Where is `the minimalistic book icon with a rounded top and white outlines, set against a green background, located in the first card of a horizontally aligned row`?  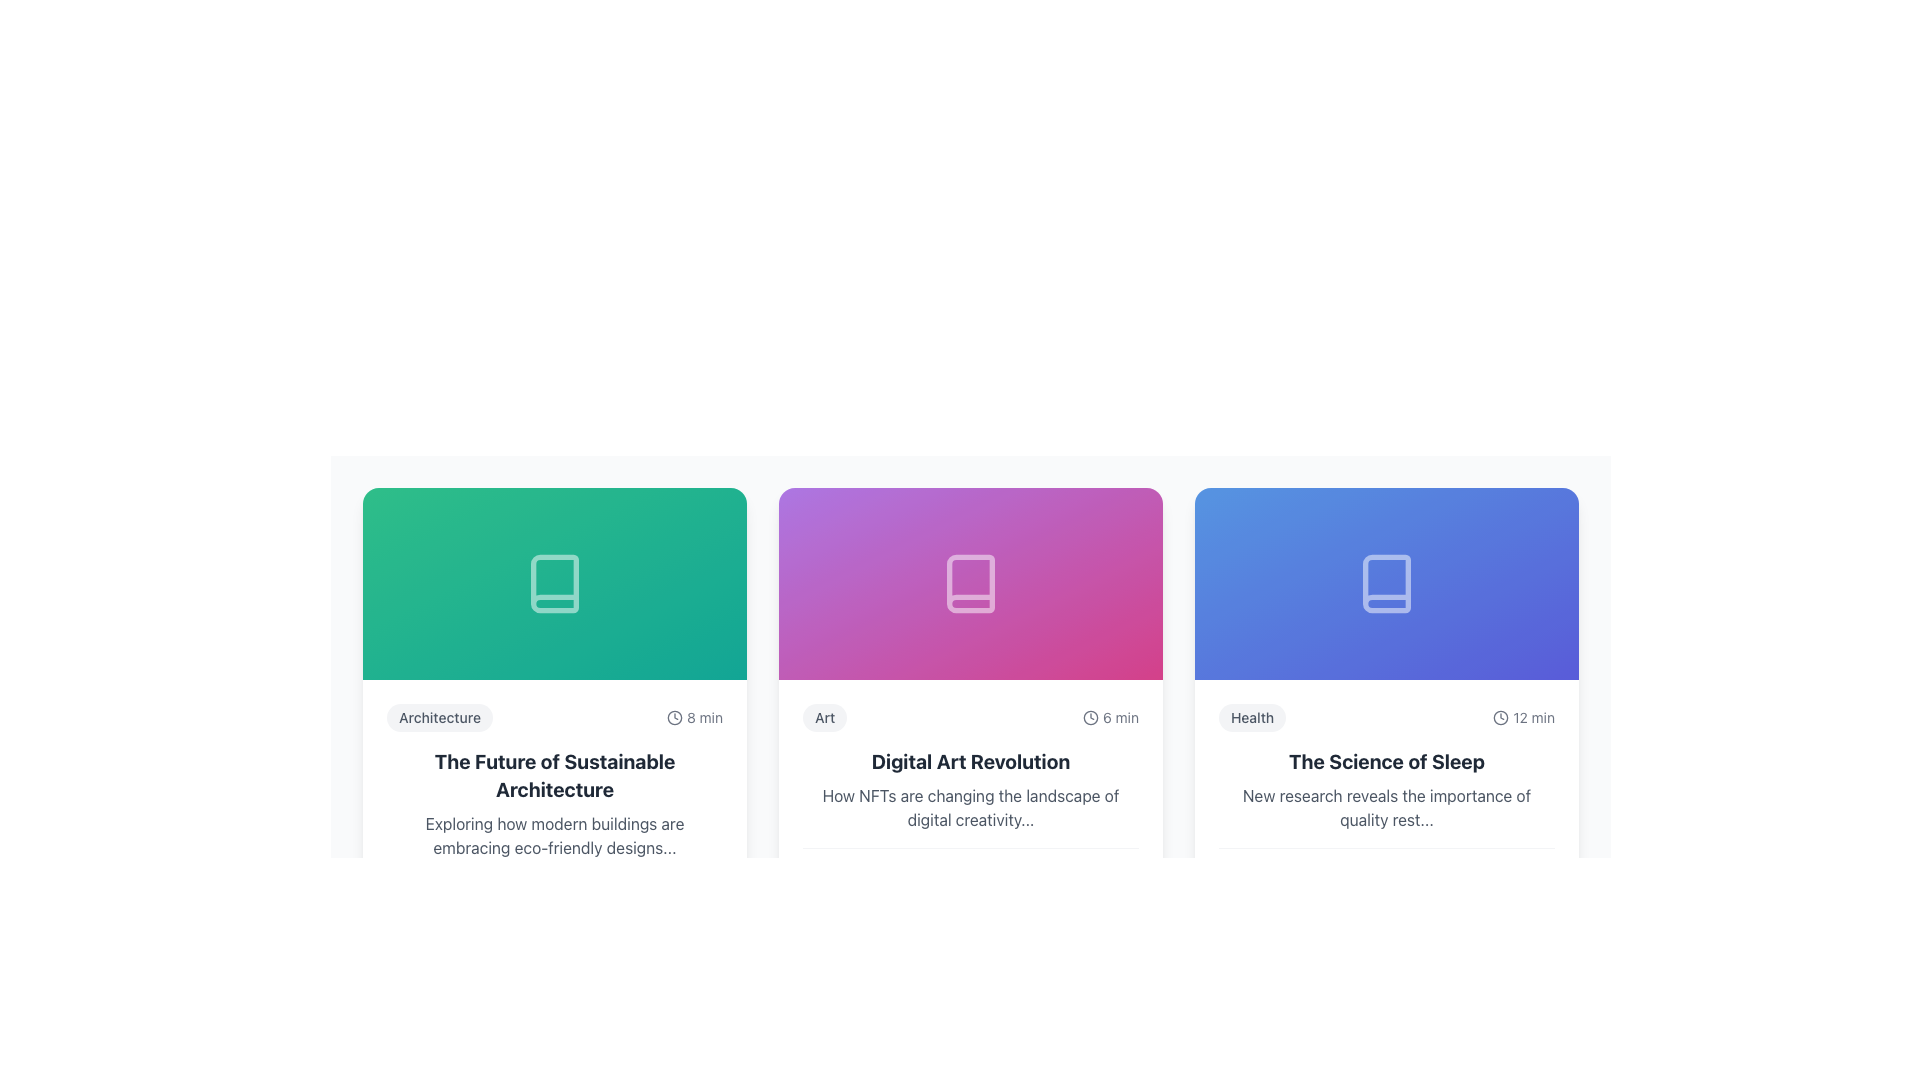
the minimalistic book icon with a rounded top and white outlines, set against a green background, located in the first card of a horizontally aligned row is located at coordinates (555, 583).